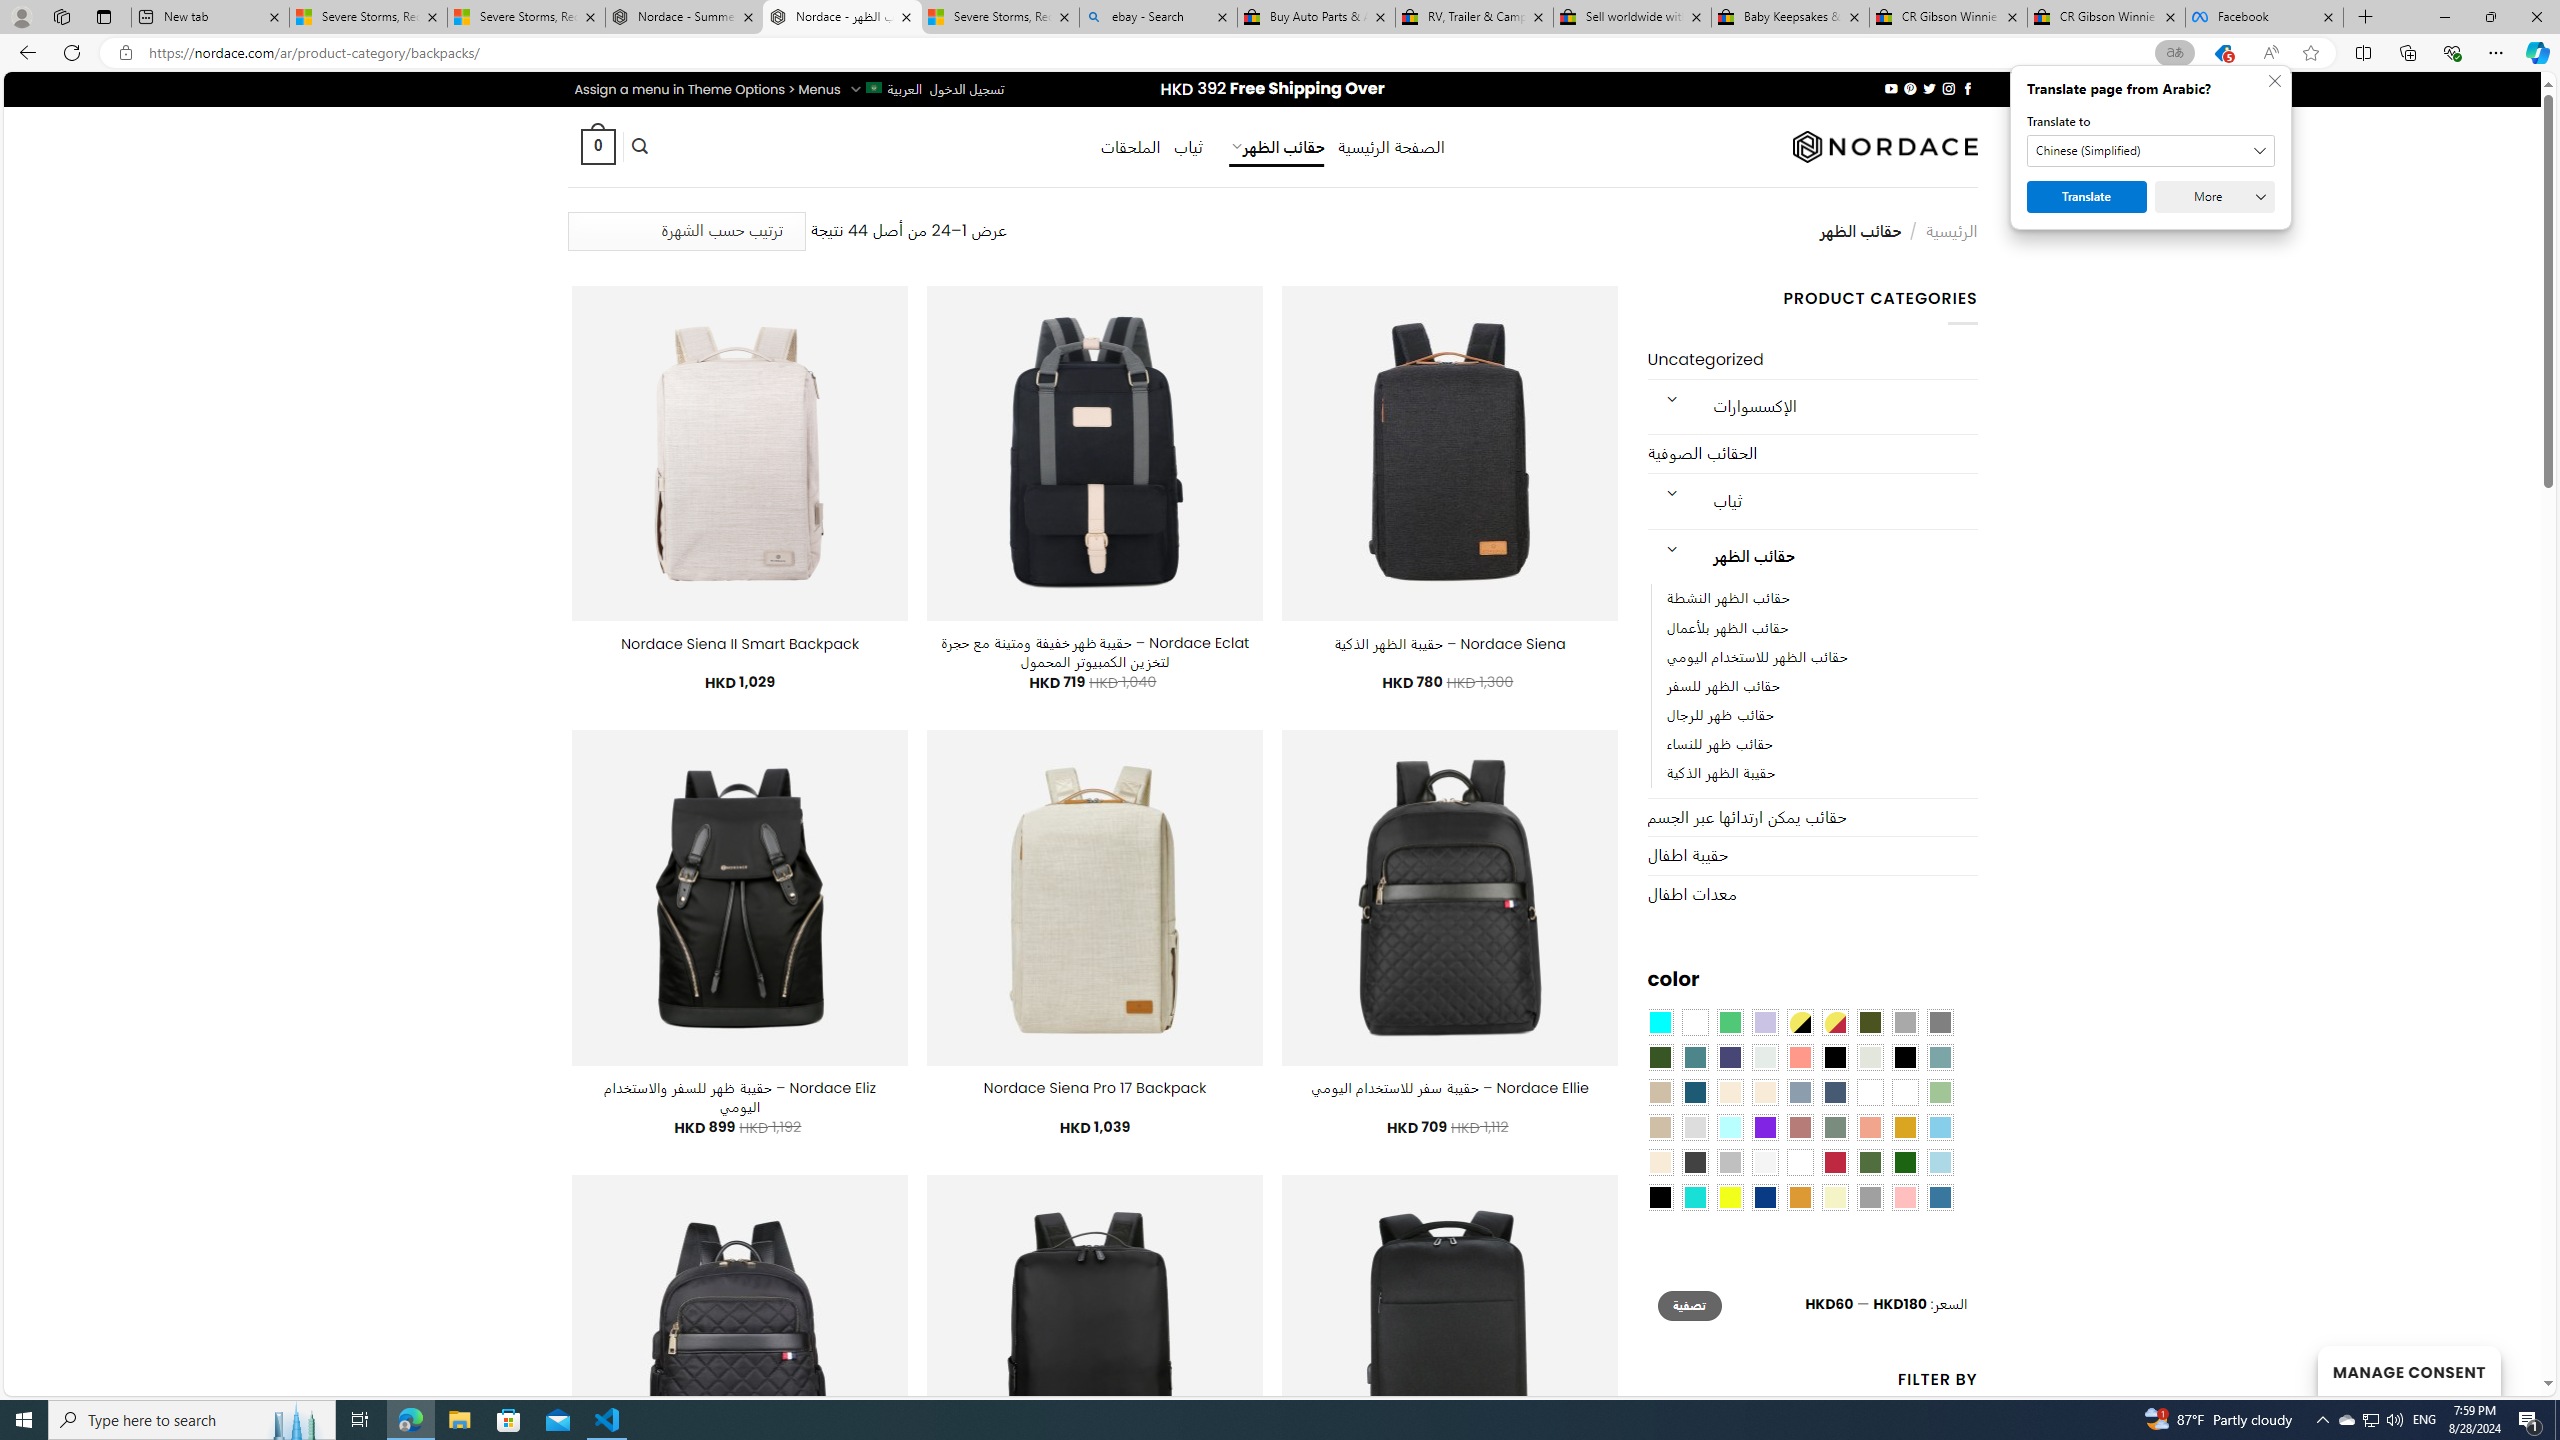 The height and width of the screenshot is (1440, 2560). Describe the element at coordinates (1834, 1126) in the screenshot. I see `'Sage'` at that location.